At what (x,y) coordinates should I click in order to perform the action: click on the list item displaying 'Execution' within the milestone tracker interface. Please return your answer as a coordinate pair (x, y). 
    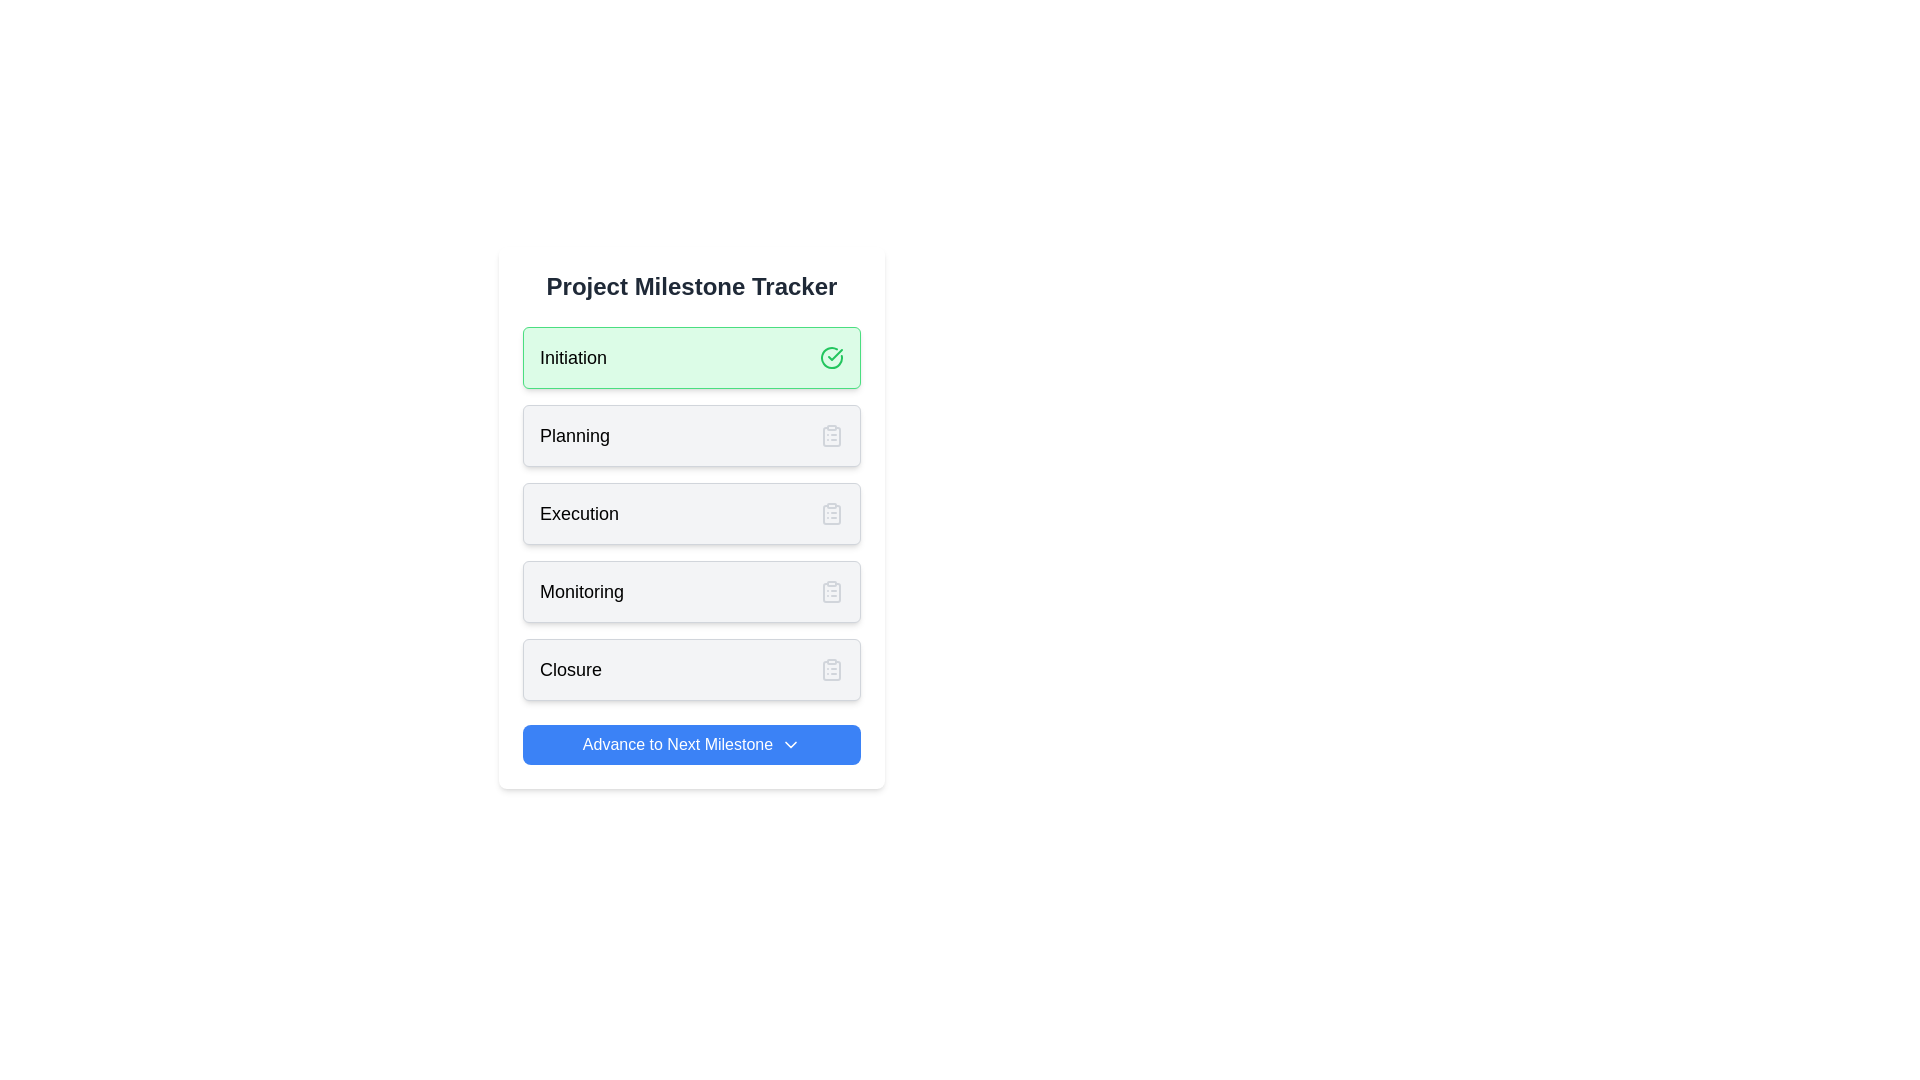
    Looking at the image, I should click on (691, 512).